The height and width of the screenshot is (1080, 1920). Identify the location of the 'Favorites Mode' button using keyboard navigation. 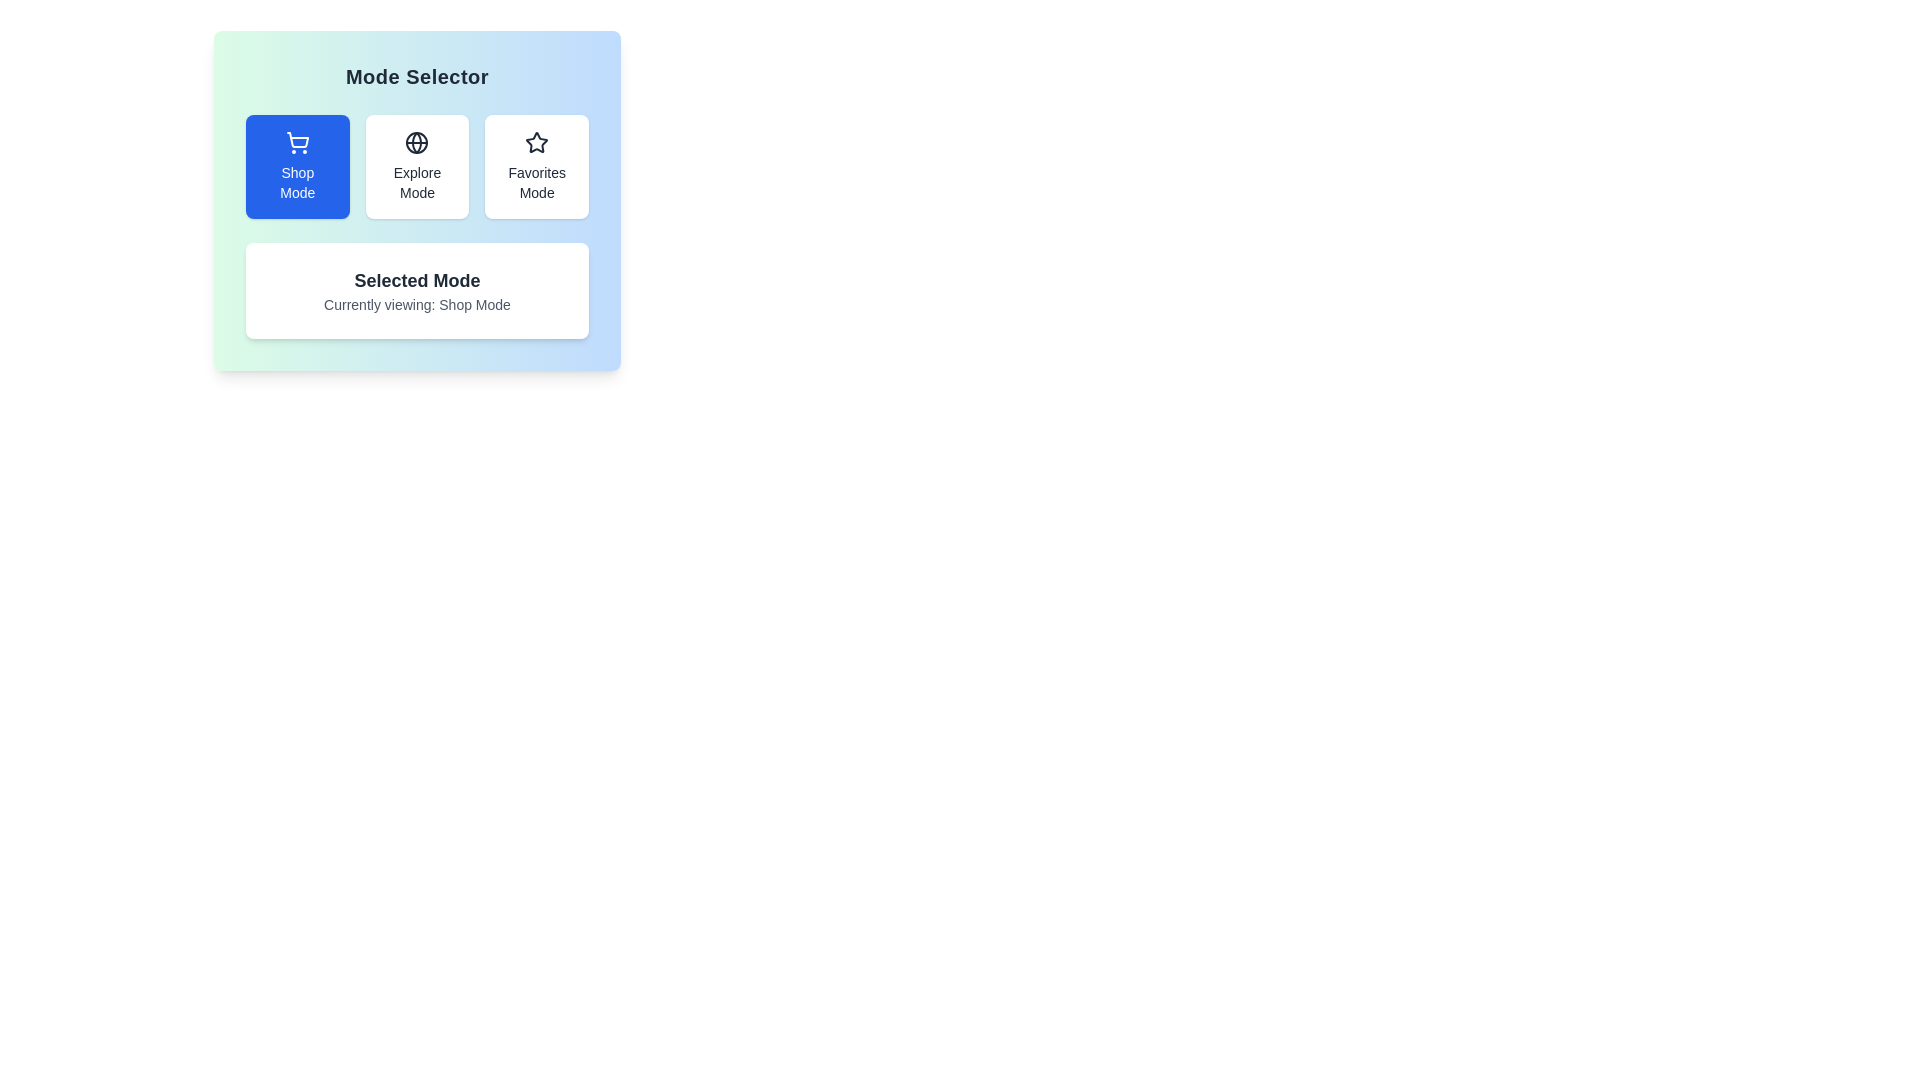
(537, 165).